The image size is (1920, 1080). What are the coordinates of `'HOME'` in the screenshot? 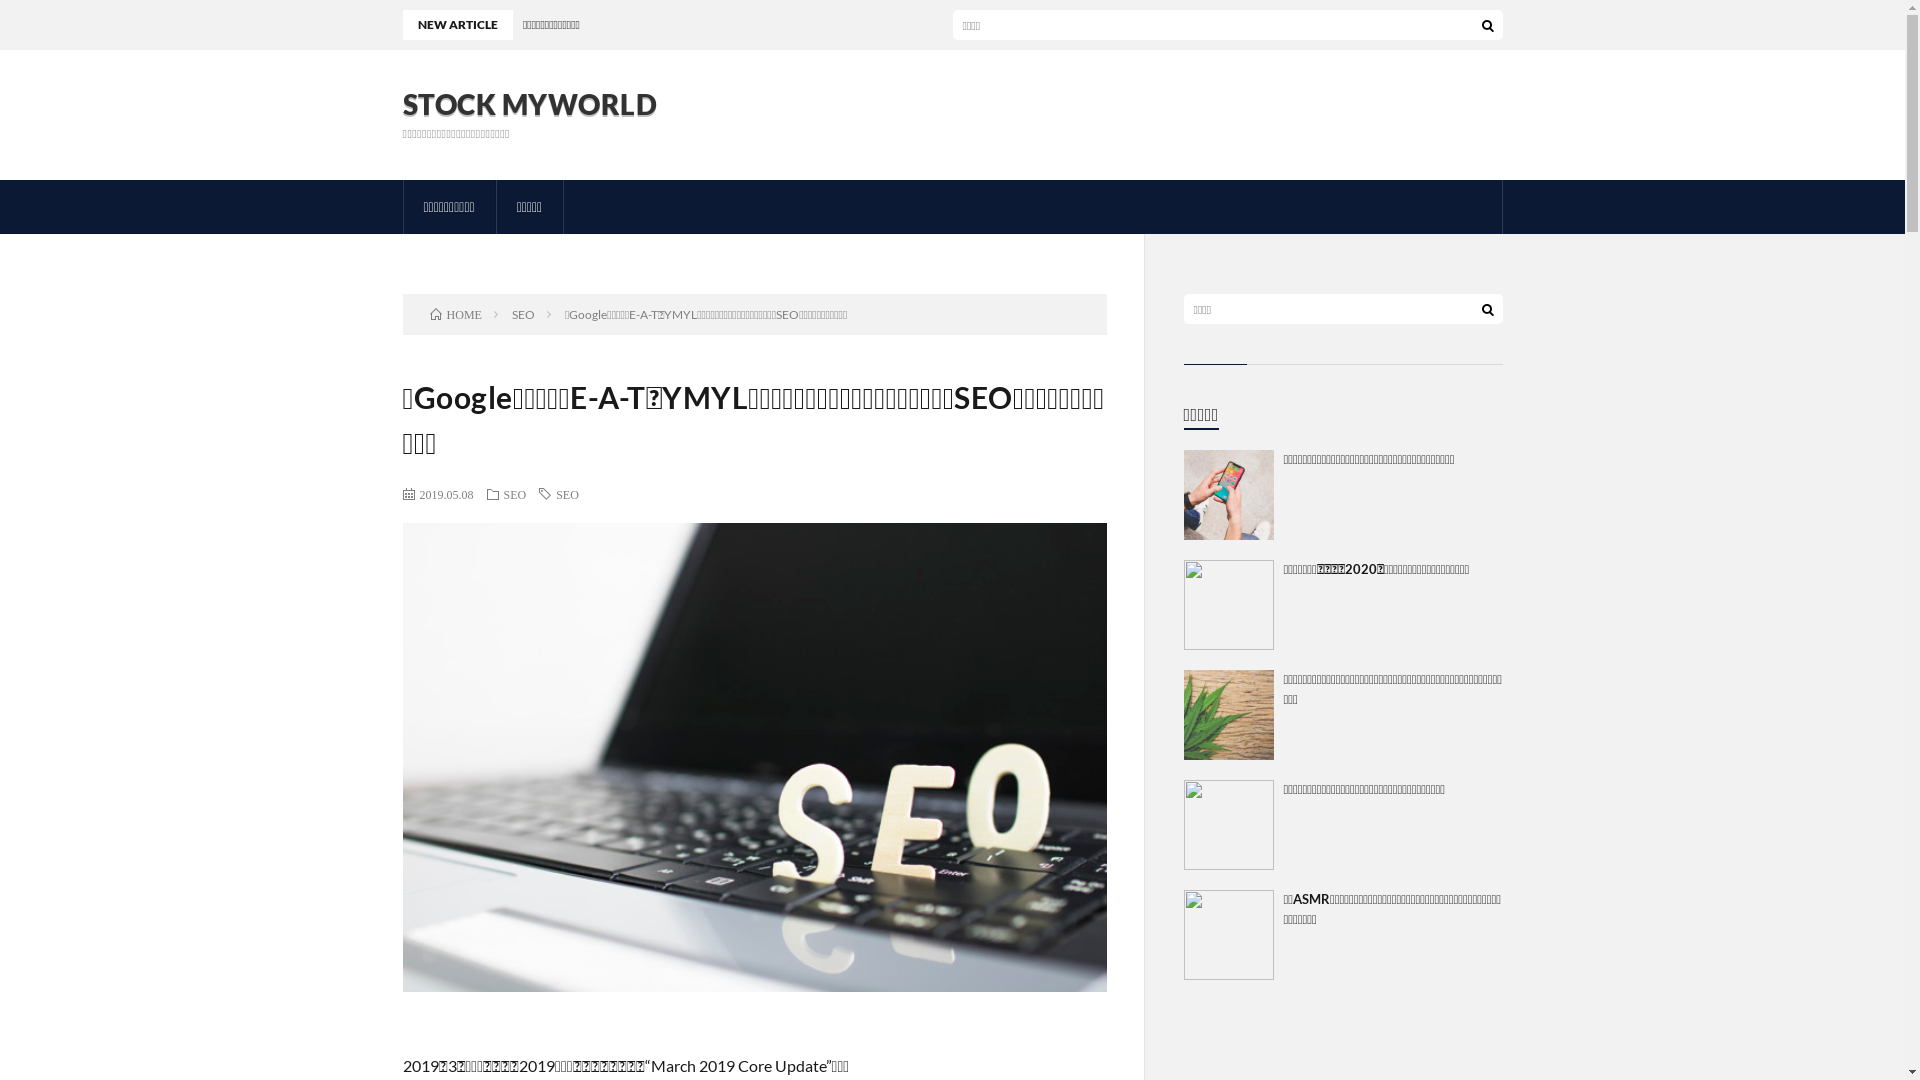 It's located at (455, 314).